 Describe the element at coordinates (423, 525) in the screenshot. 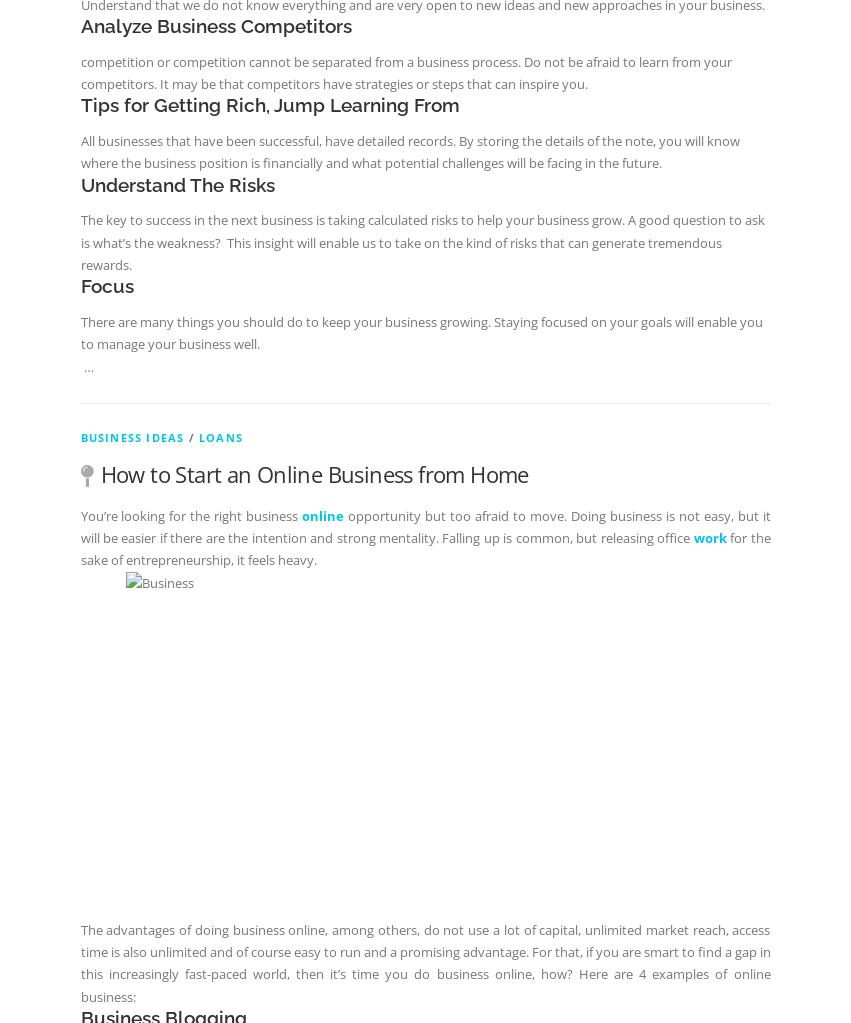

I see `'opportunity but too afraid to move. Doing business is not easy, but it will be easier if there are the intention and strong mentality. Falling up is common, but releasing office'` at that location.